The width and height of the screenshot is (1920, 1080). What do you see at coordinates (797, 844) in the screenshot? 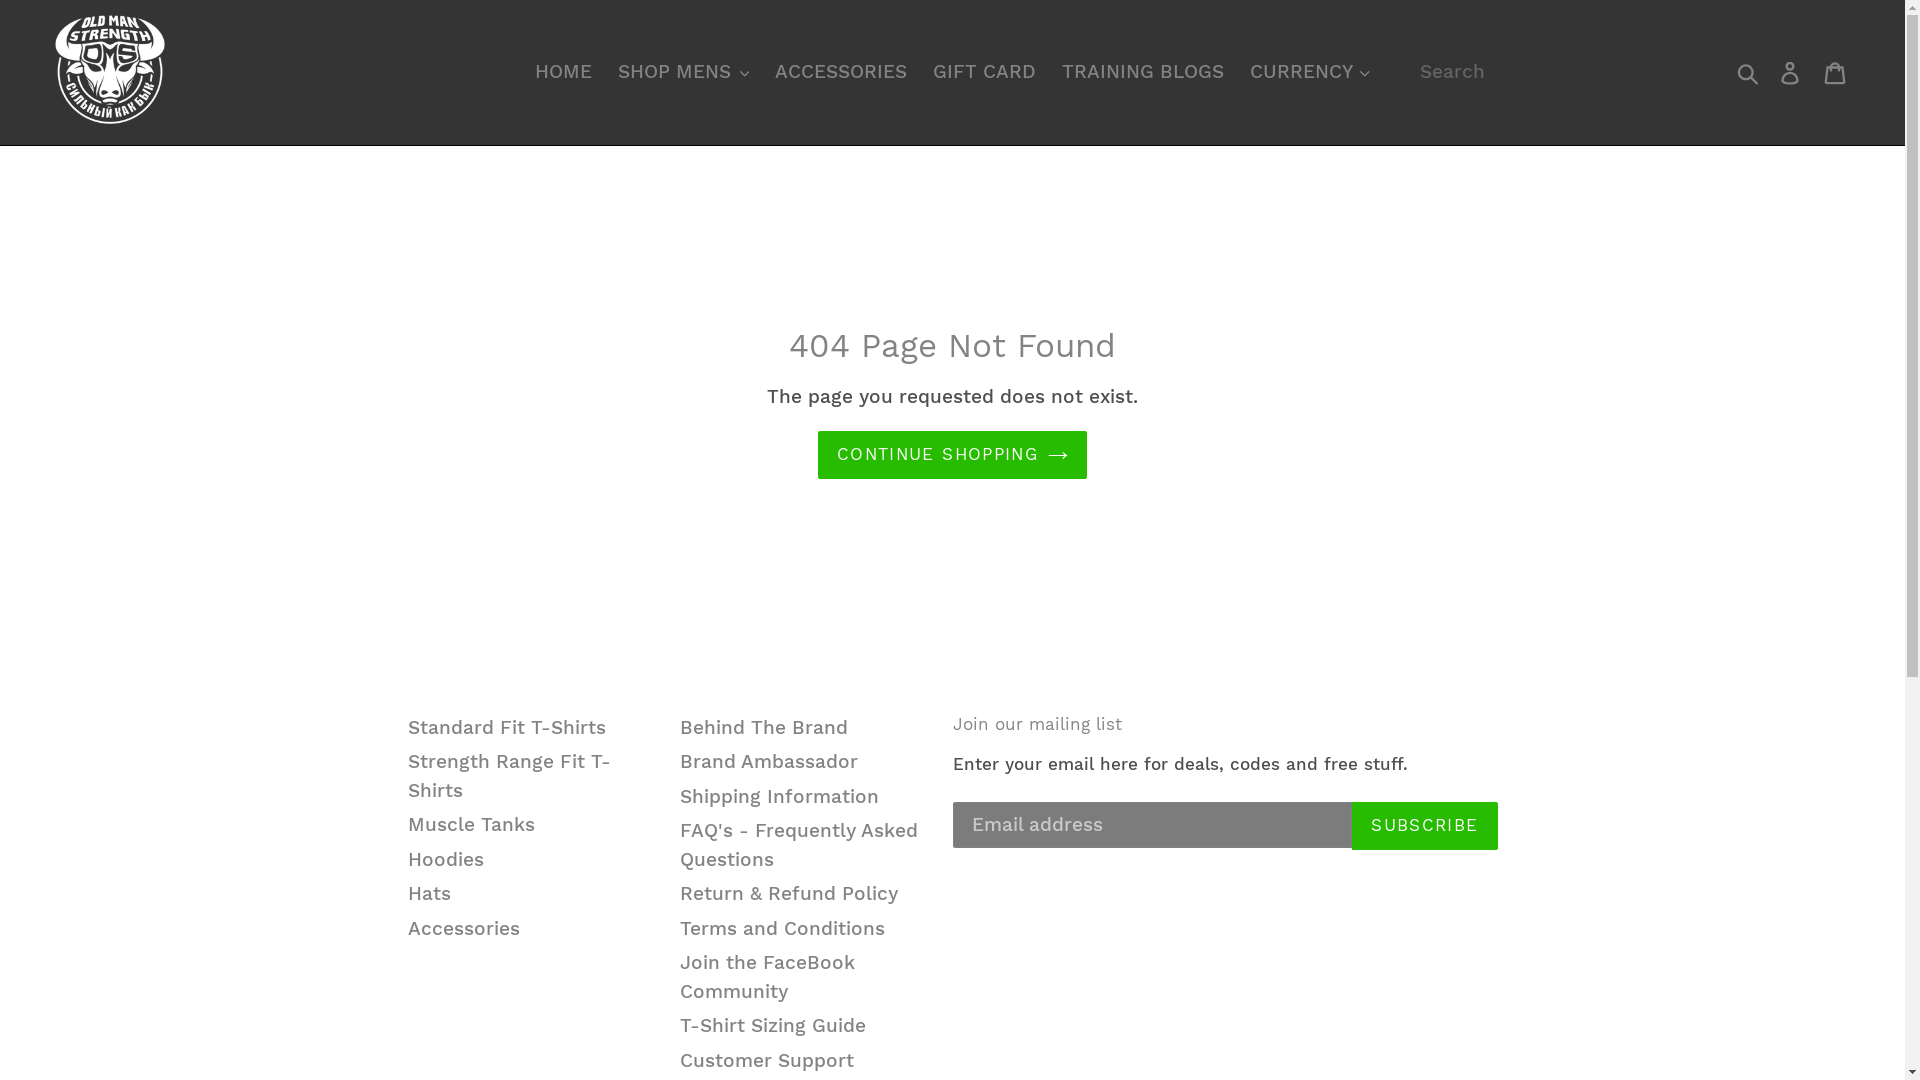
I see `'FAQ's - Frequently Asked Questions'` at bounding box center [797, 844].